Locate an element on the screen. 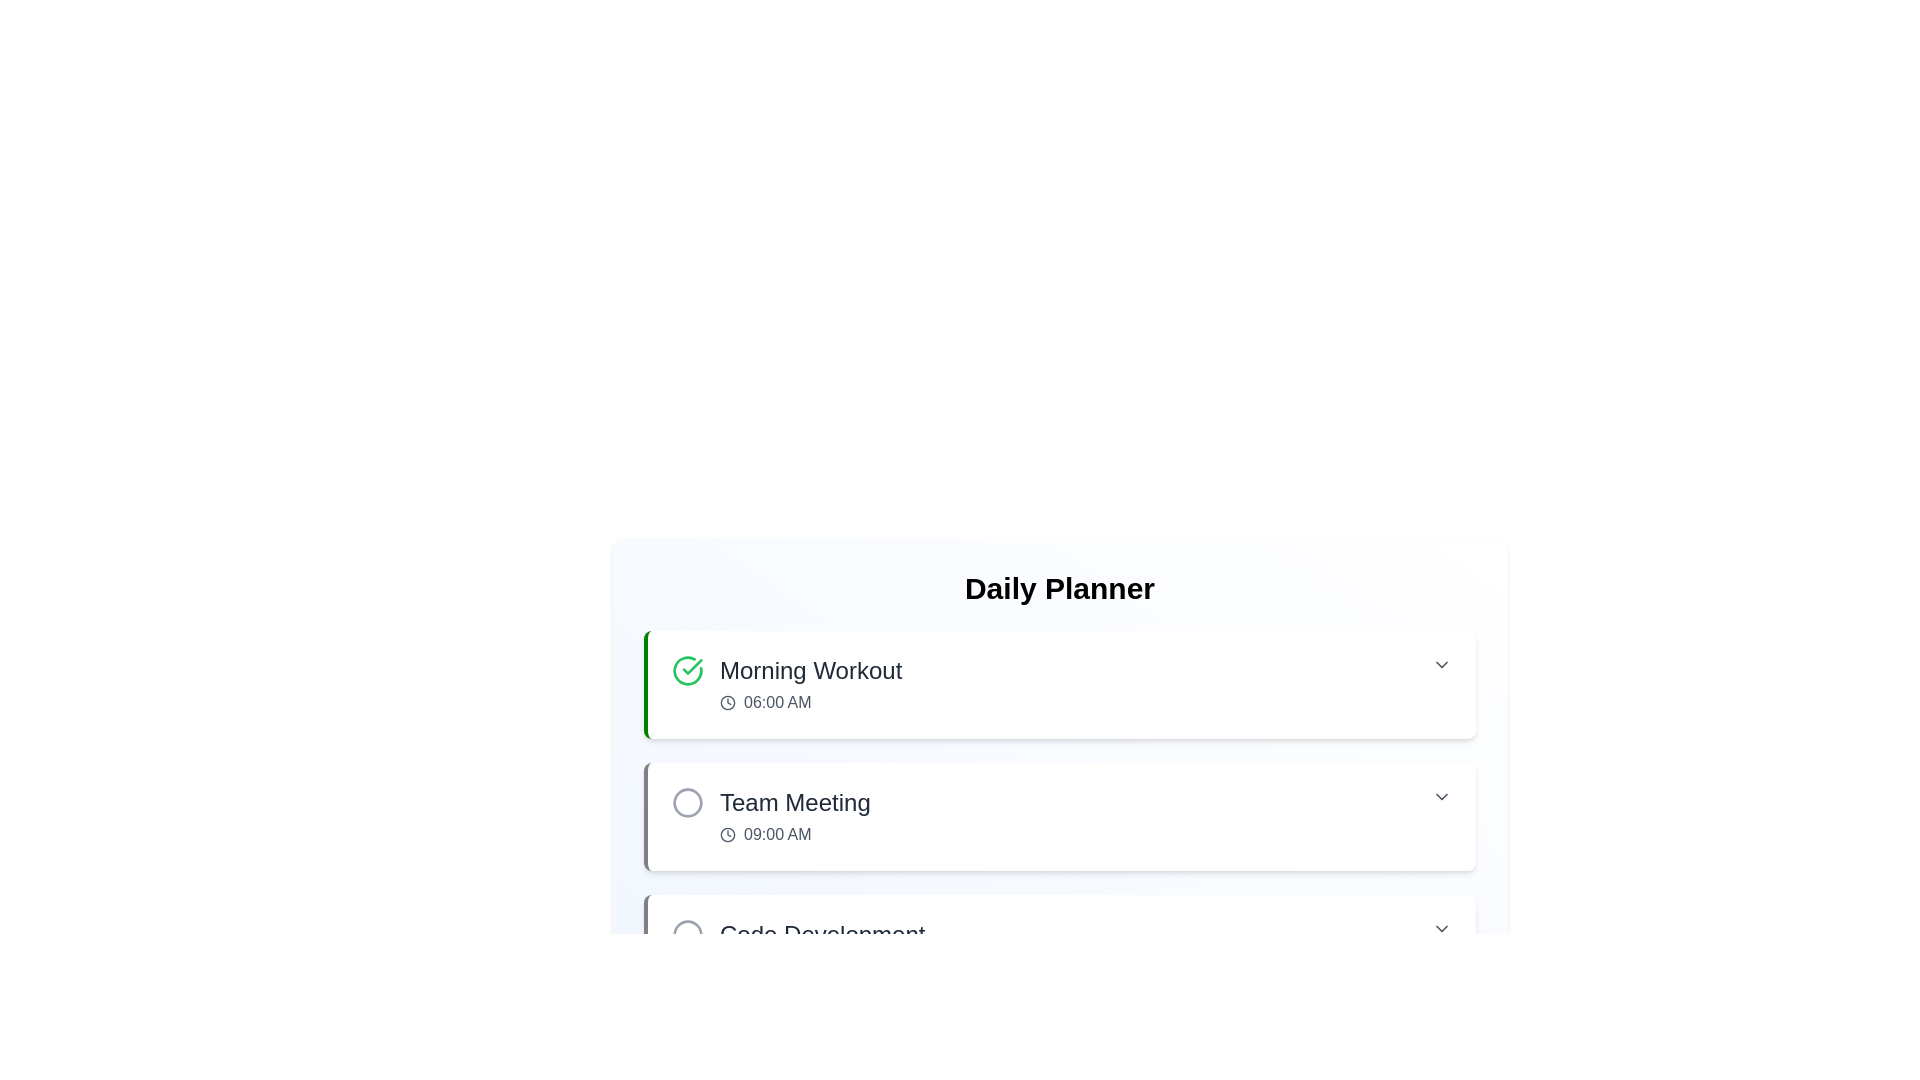 The image size is (1920, 1080). the first List item card in the Daily Planner is located at coordinates (1059, 684).